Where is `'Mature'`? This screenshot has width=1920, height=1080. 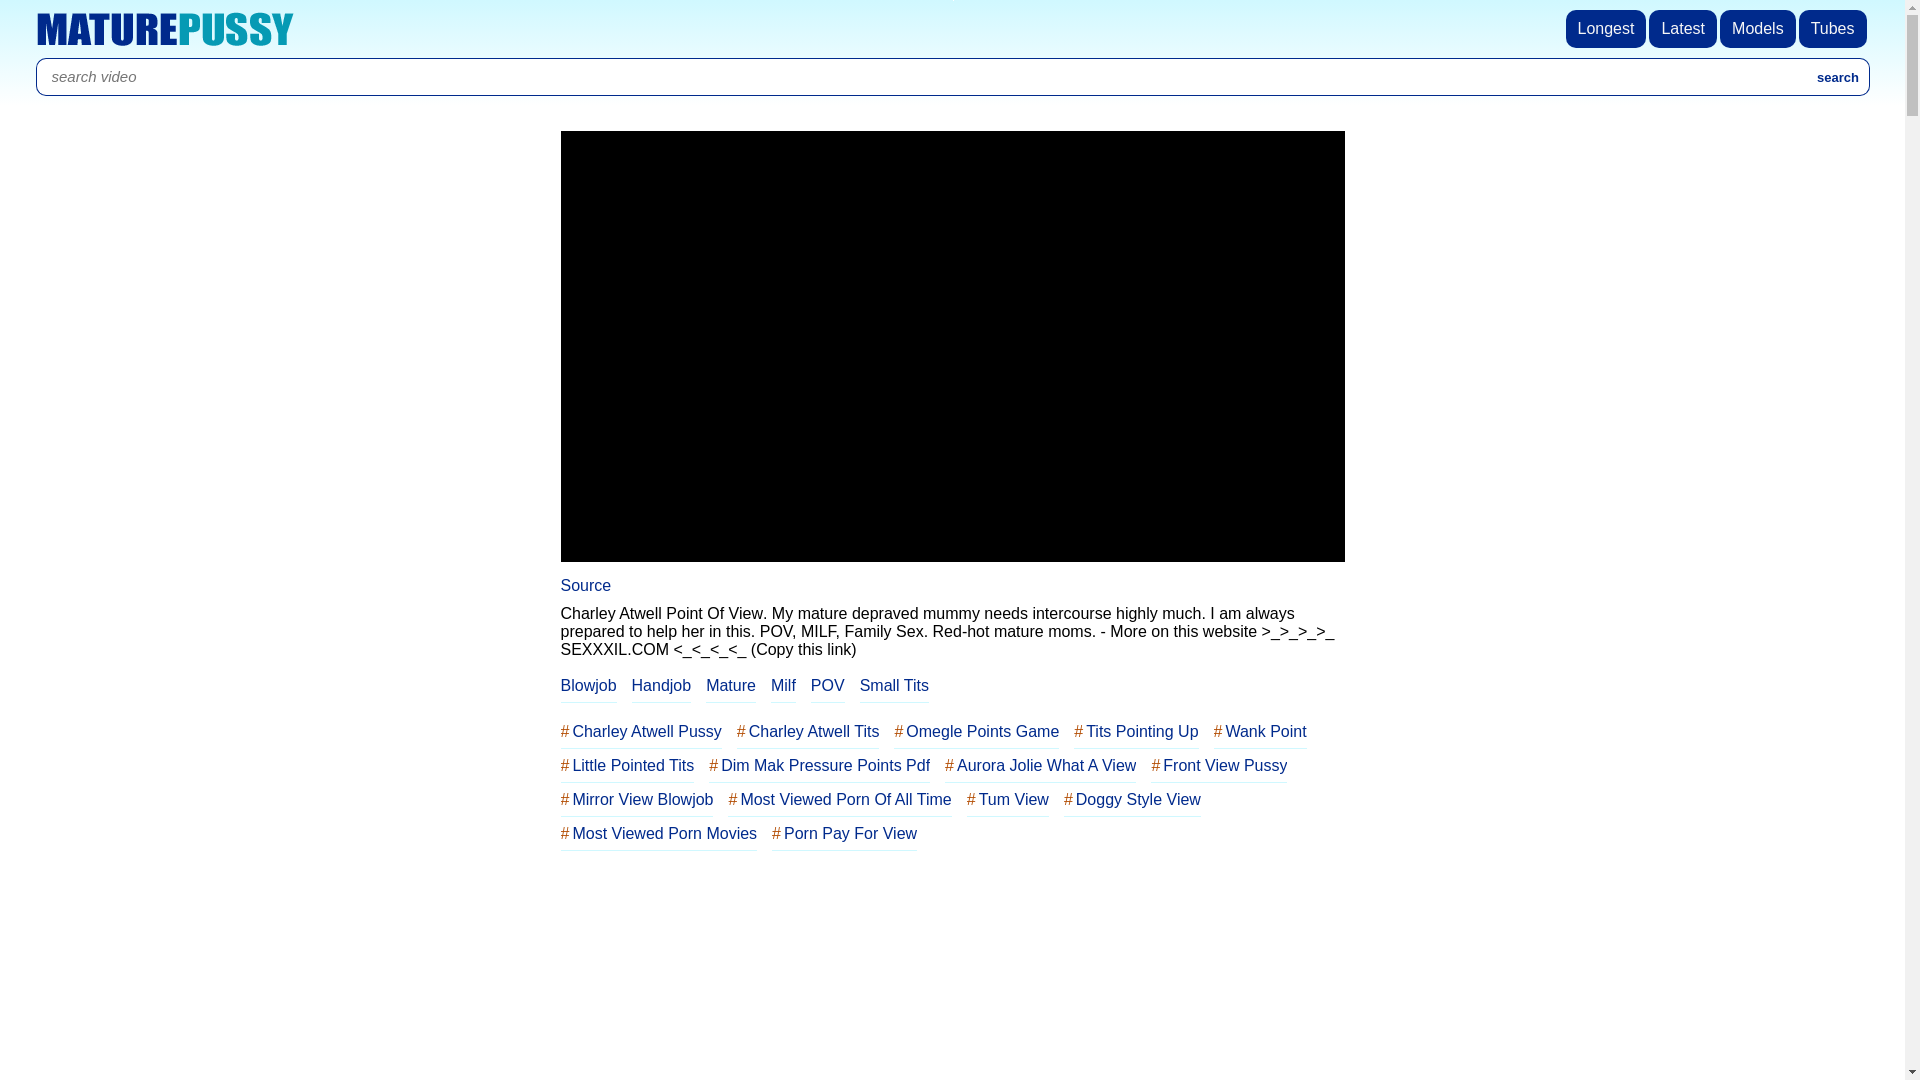 'Mature' is located at coordinates (705, 685).